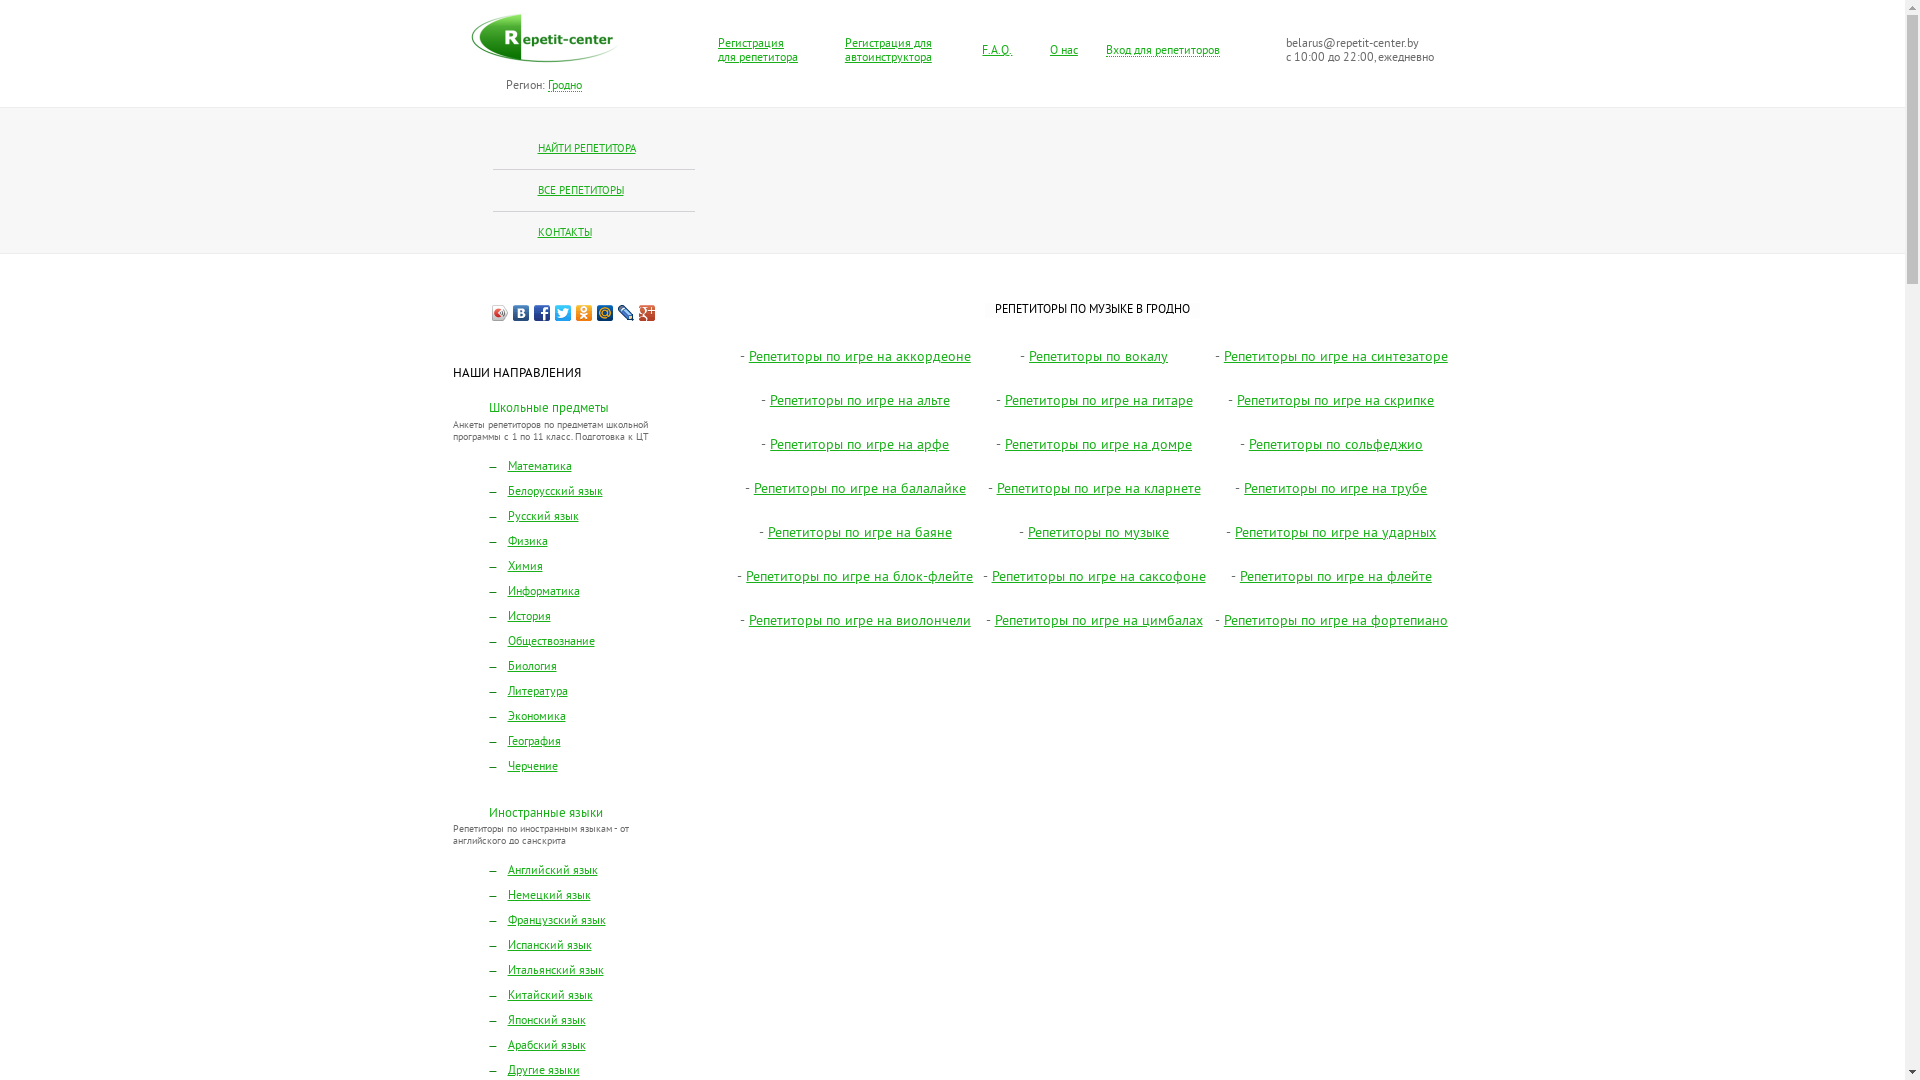  Describe the element at coordinates (647, 312) in the screenshot. I see `'Google Plus'` at that location.